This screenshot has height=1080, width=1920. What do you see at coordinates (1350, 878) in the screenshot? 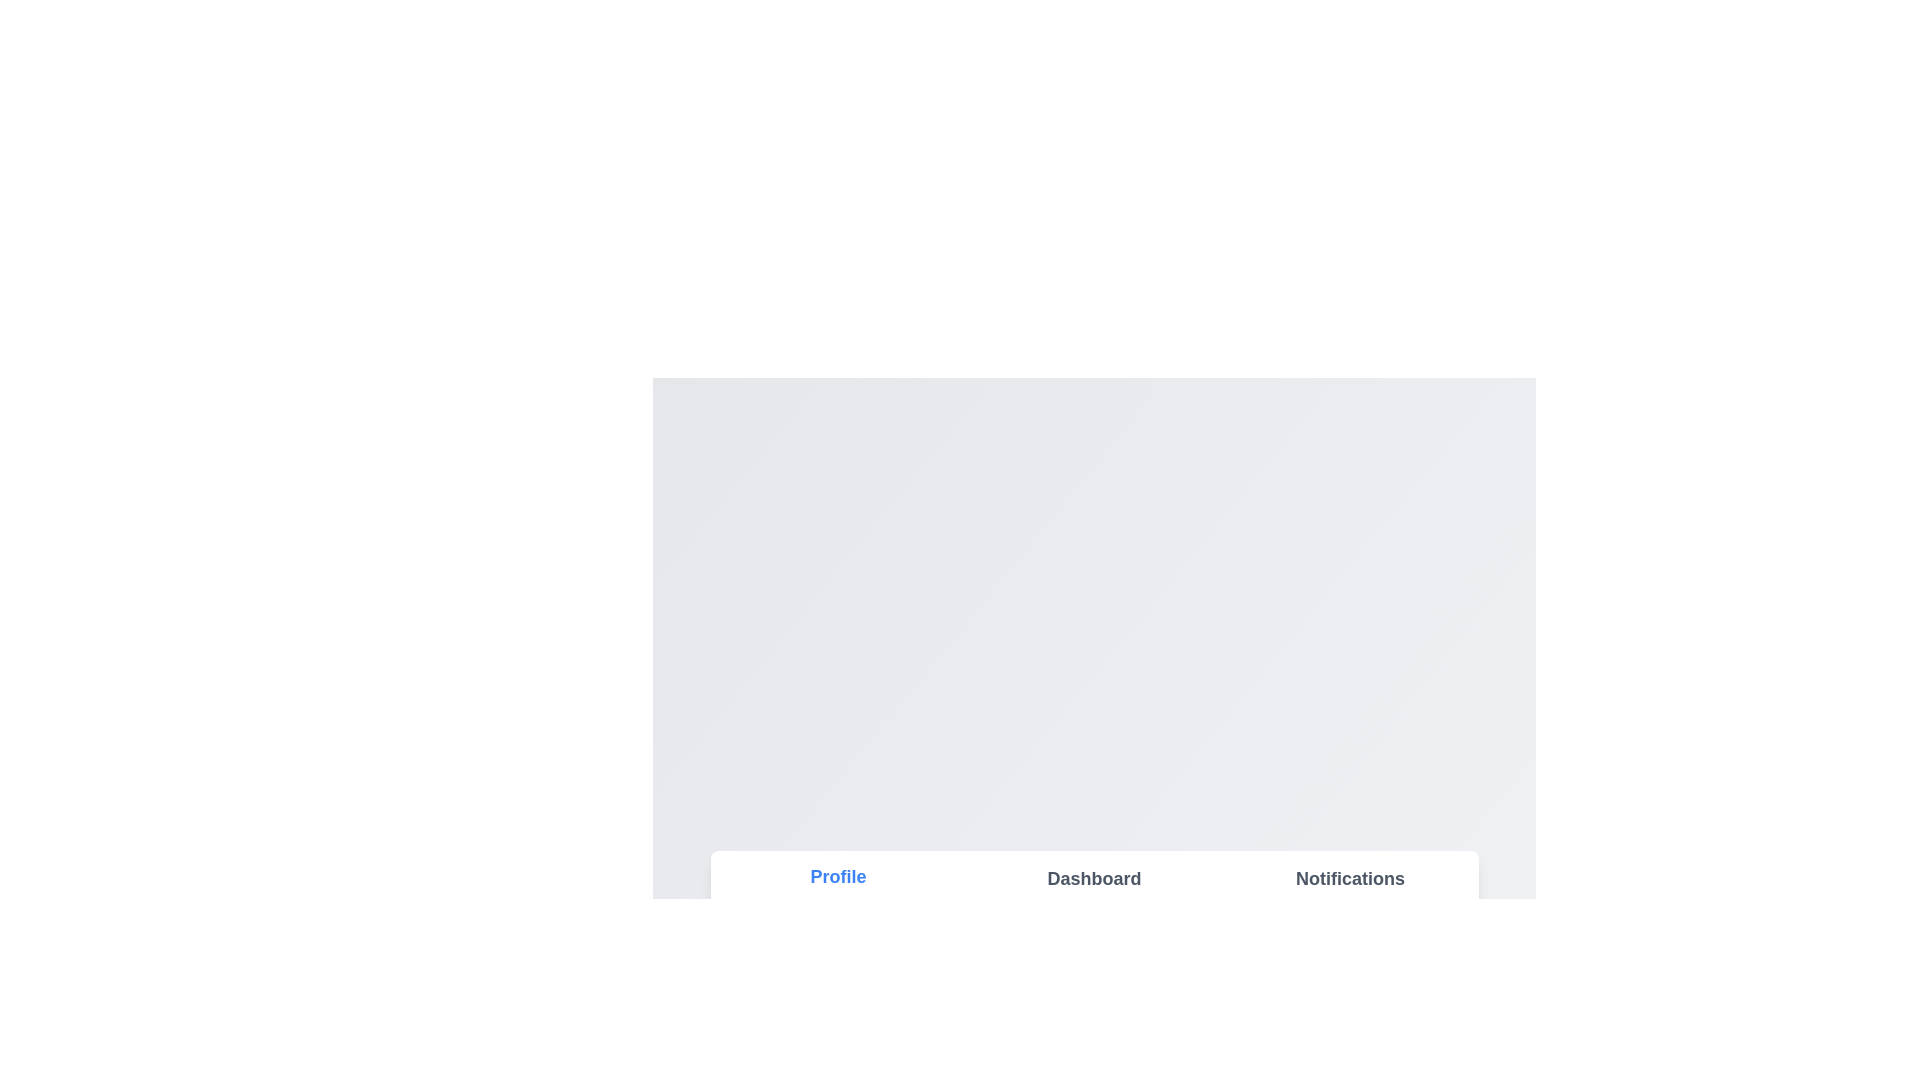
I see `the tab titled Notifications to switch to it` at bounding box center [1350, 878].